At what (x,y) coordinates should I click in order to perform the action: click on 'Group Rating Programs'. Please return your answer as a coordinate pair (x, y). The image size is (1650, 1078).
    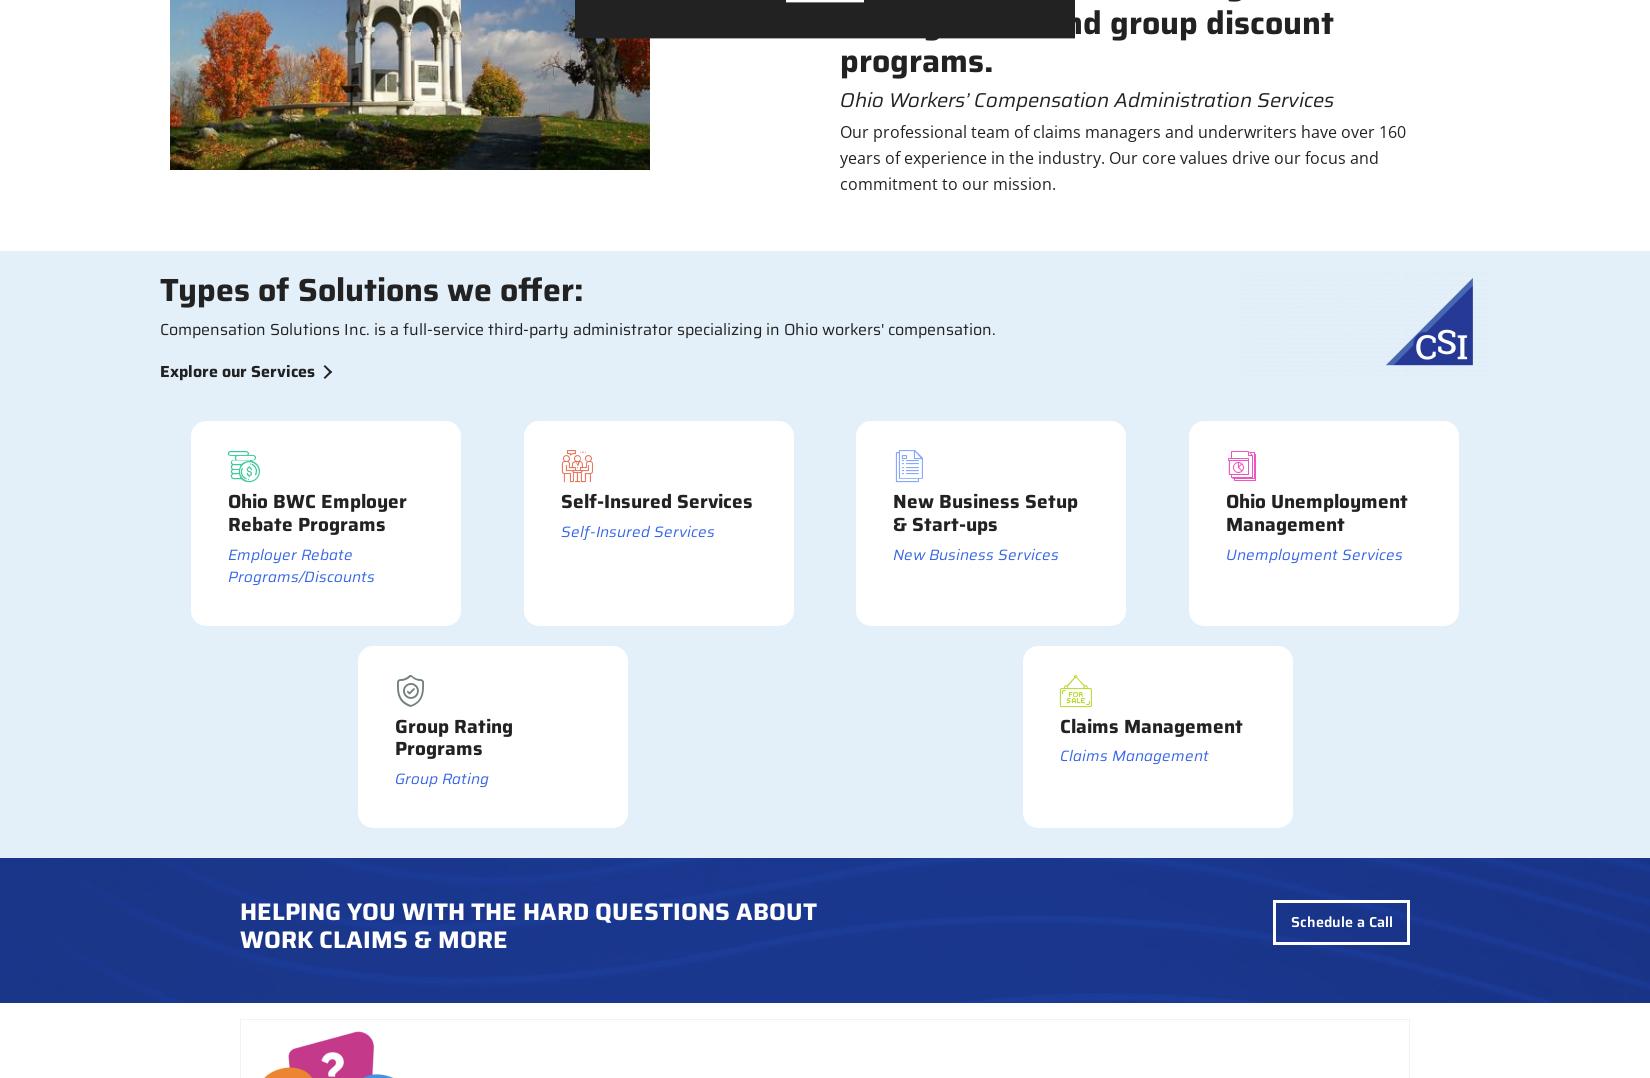
    Looking at the image, I should click on (451, 736).